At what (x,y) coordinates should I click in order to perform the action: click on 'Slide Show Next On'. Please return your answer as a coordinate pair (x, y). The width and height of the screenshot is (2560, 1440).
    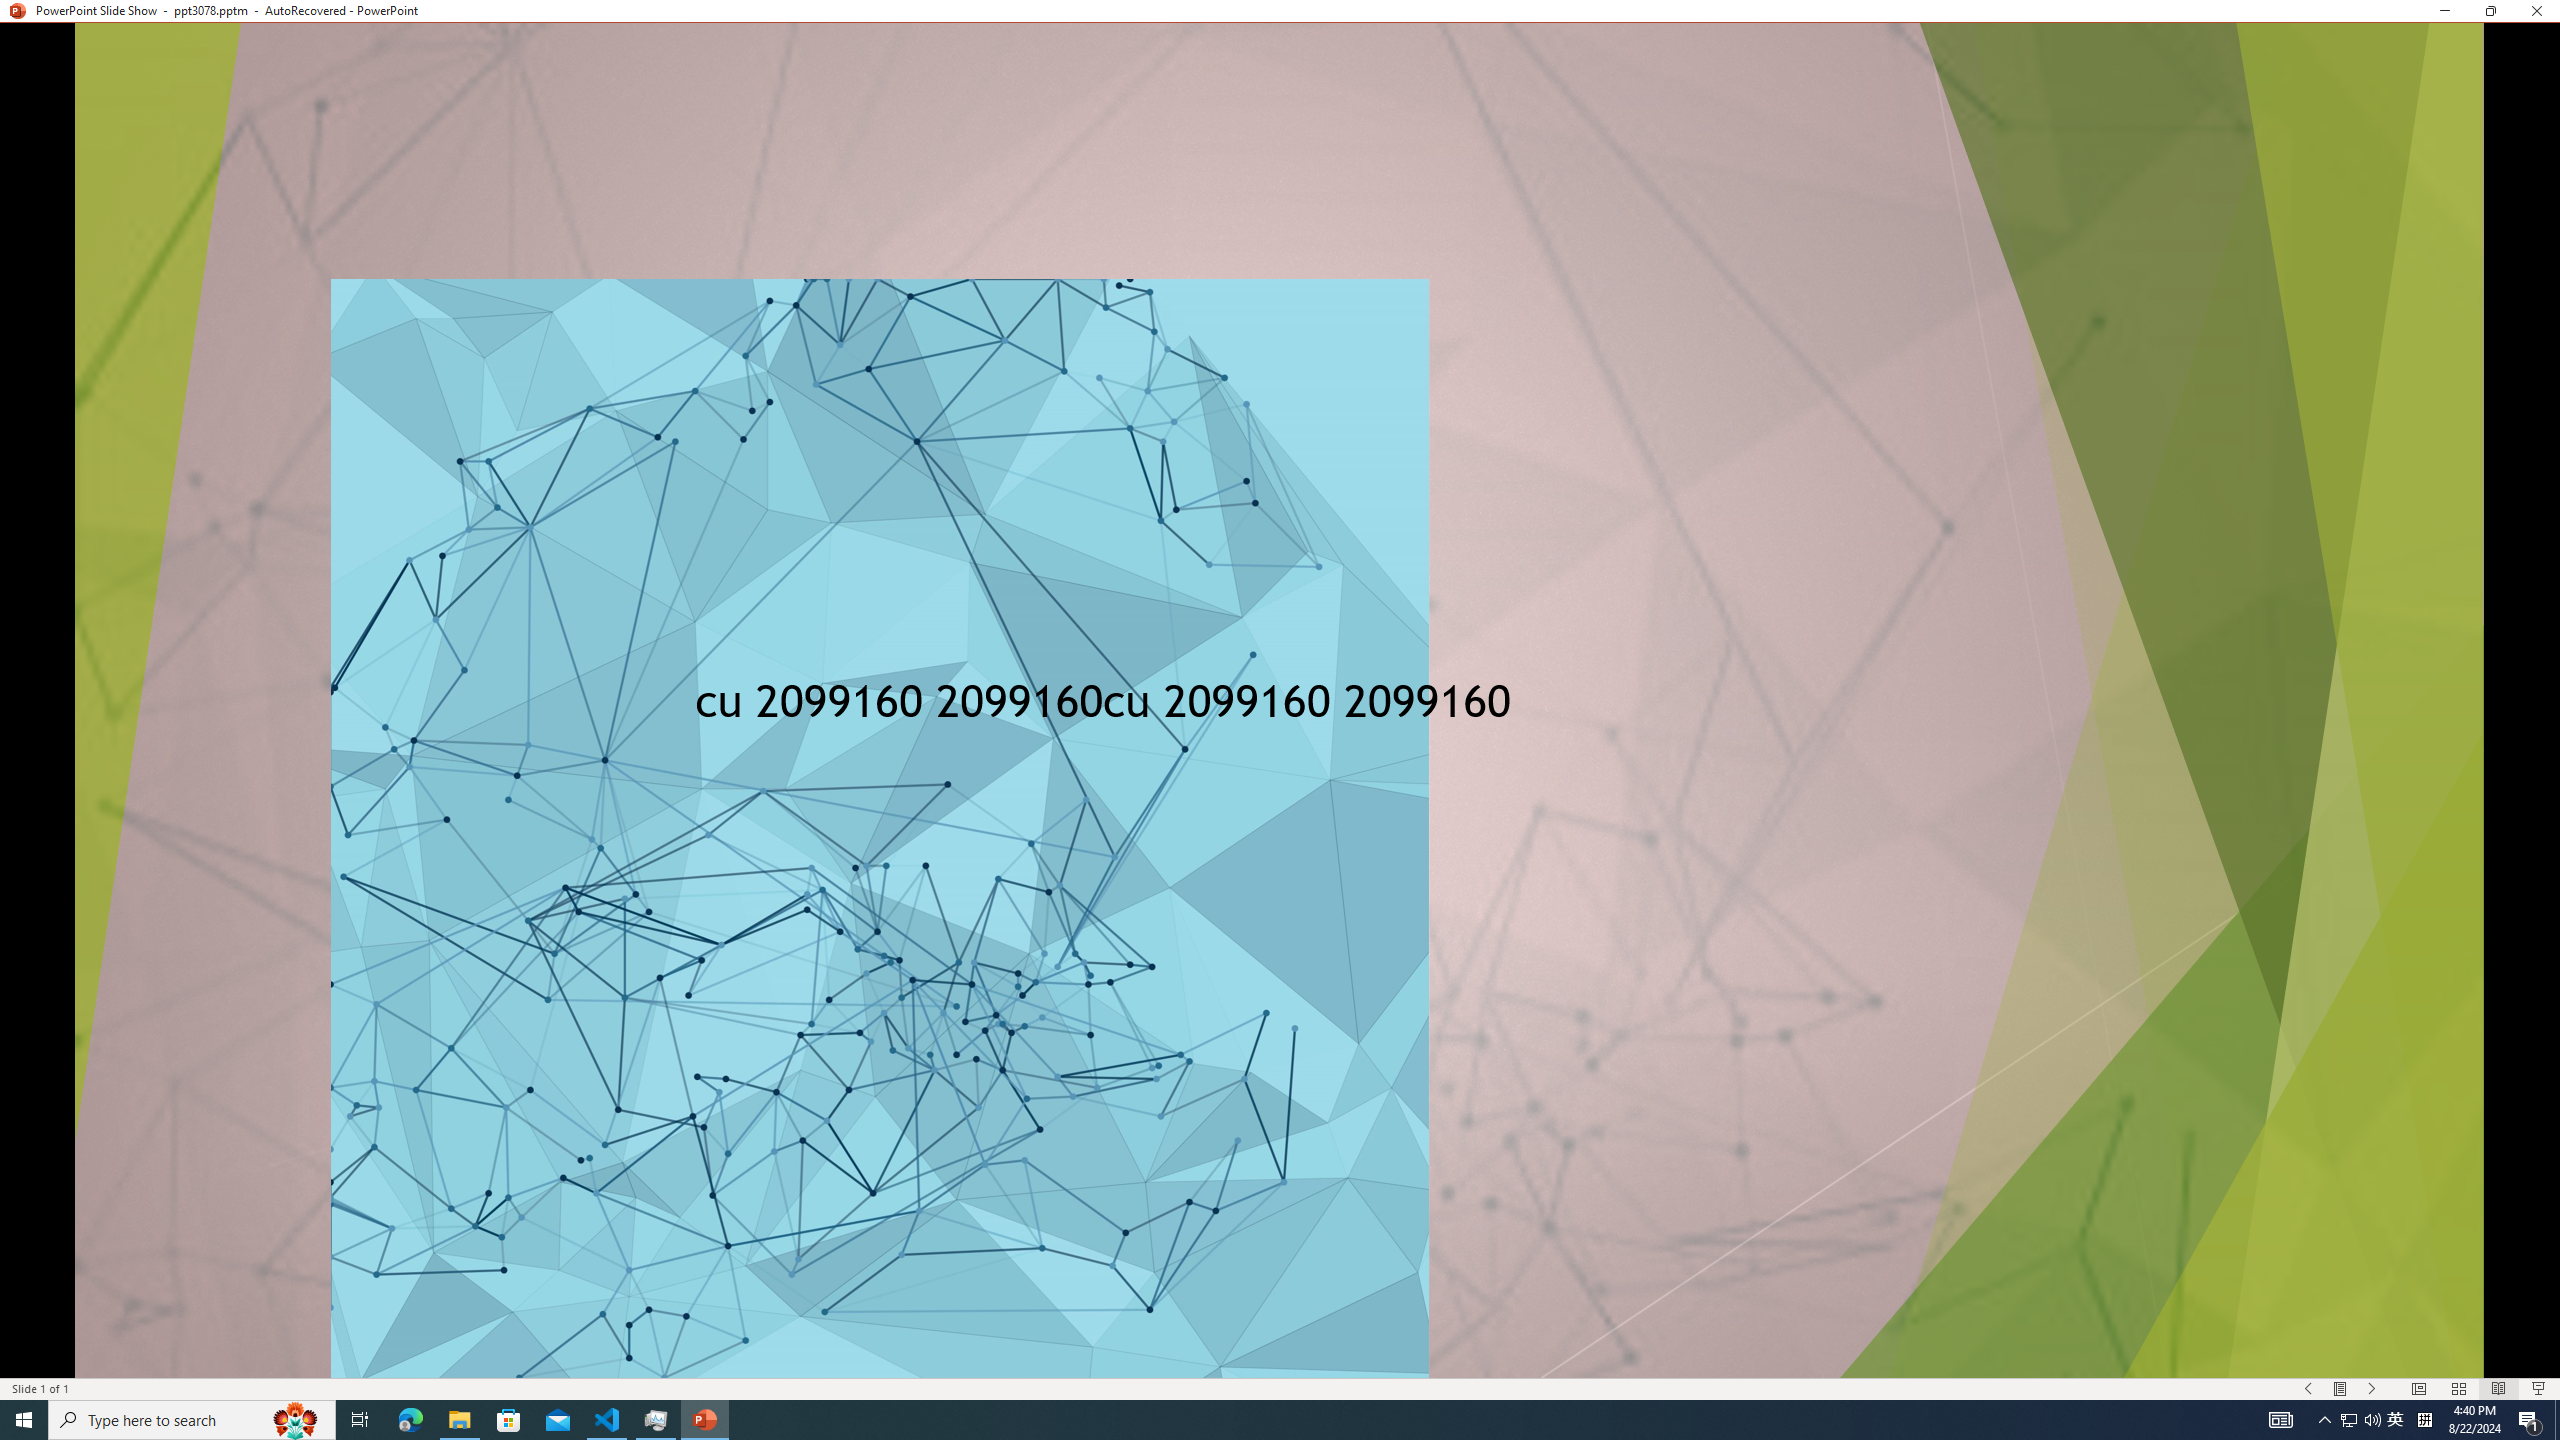
    Looking at the image, I should click on (2372, 1389).